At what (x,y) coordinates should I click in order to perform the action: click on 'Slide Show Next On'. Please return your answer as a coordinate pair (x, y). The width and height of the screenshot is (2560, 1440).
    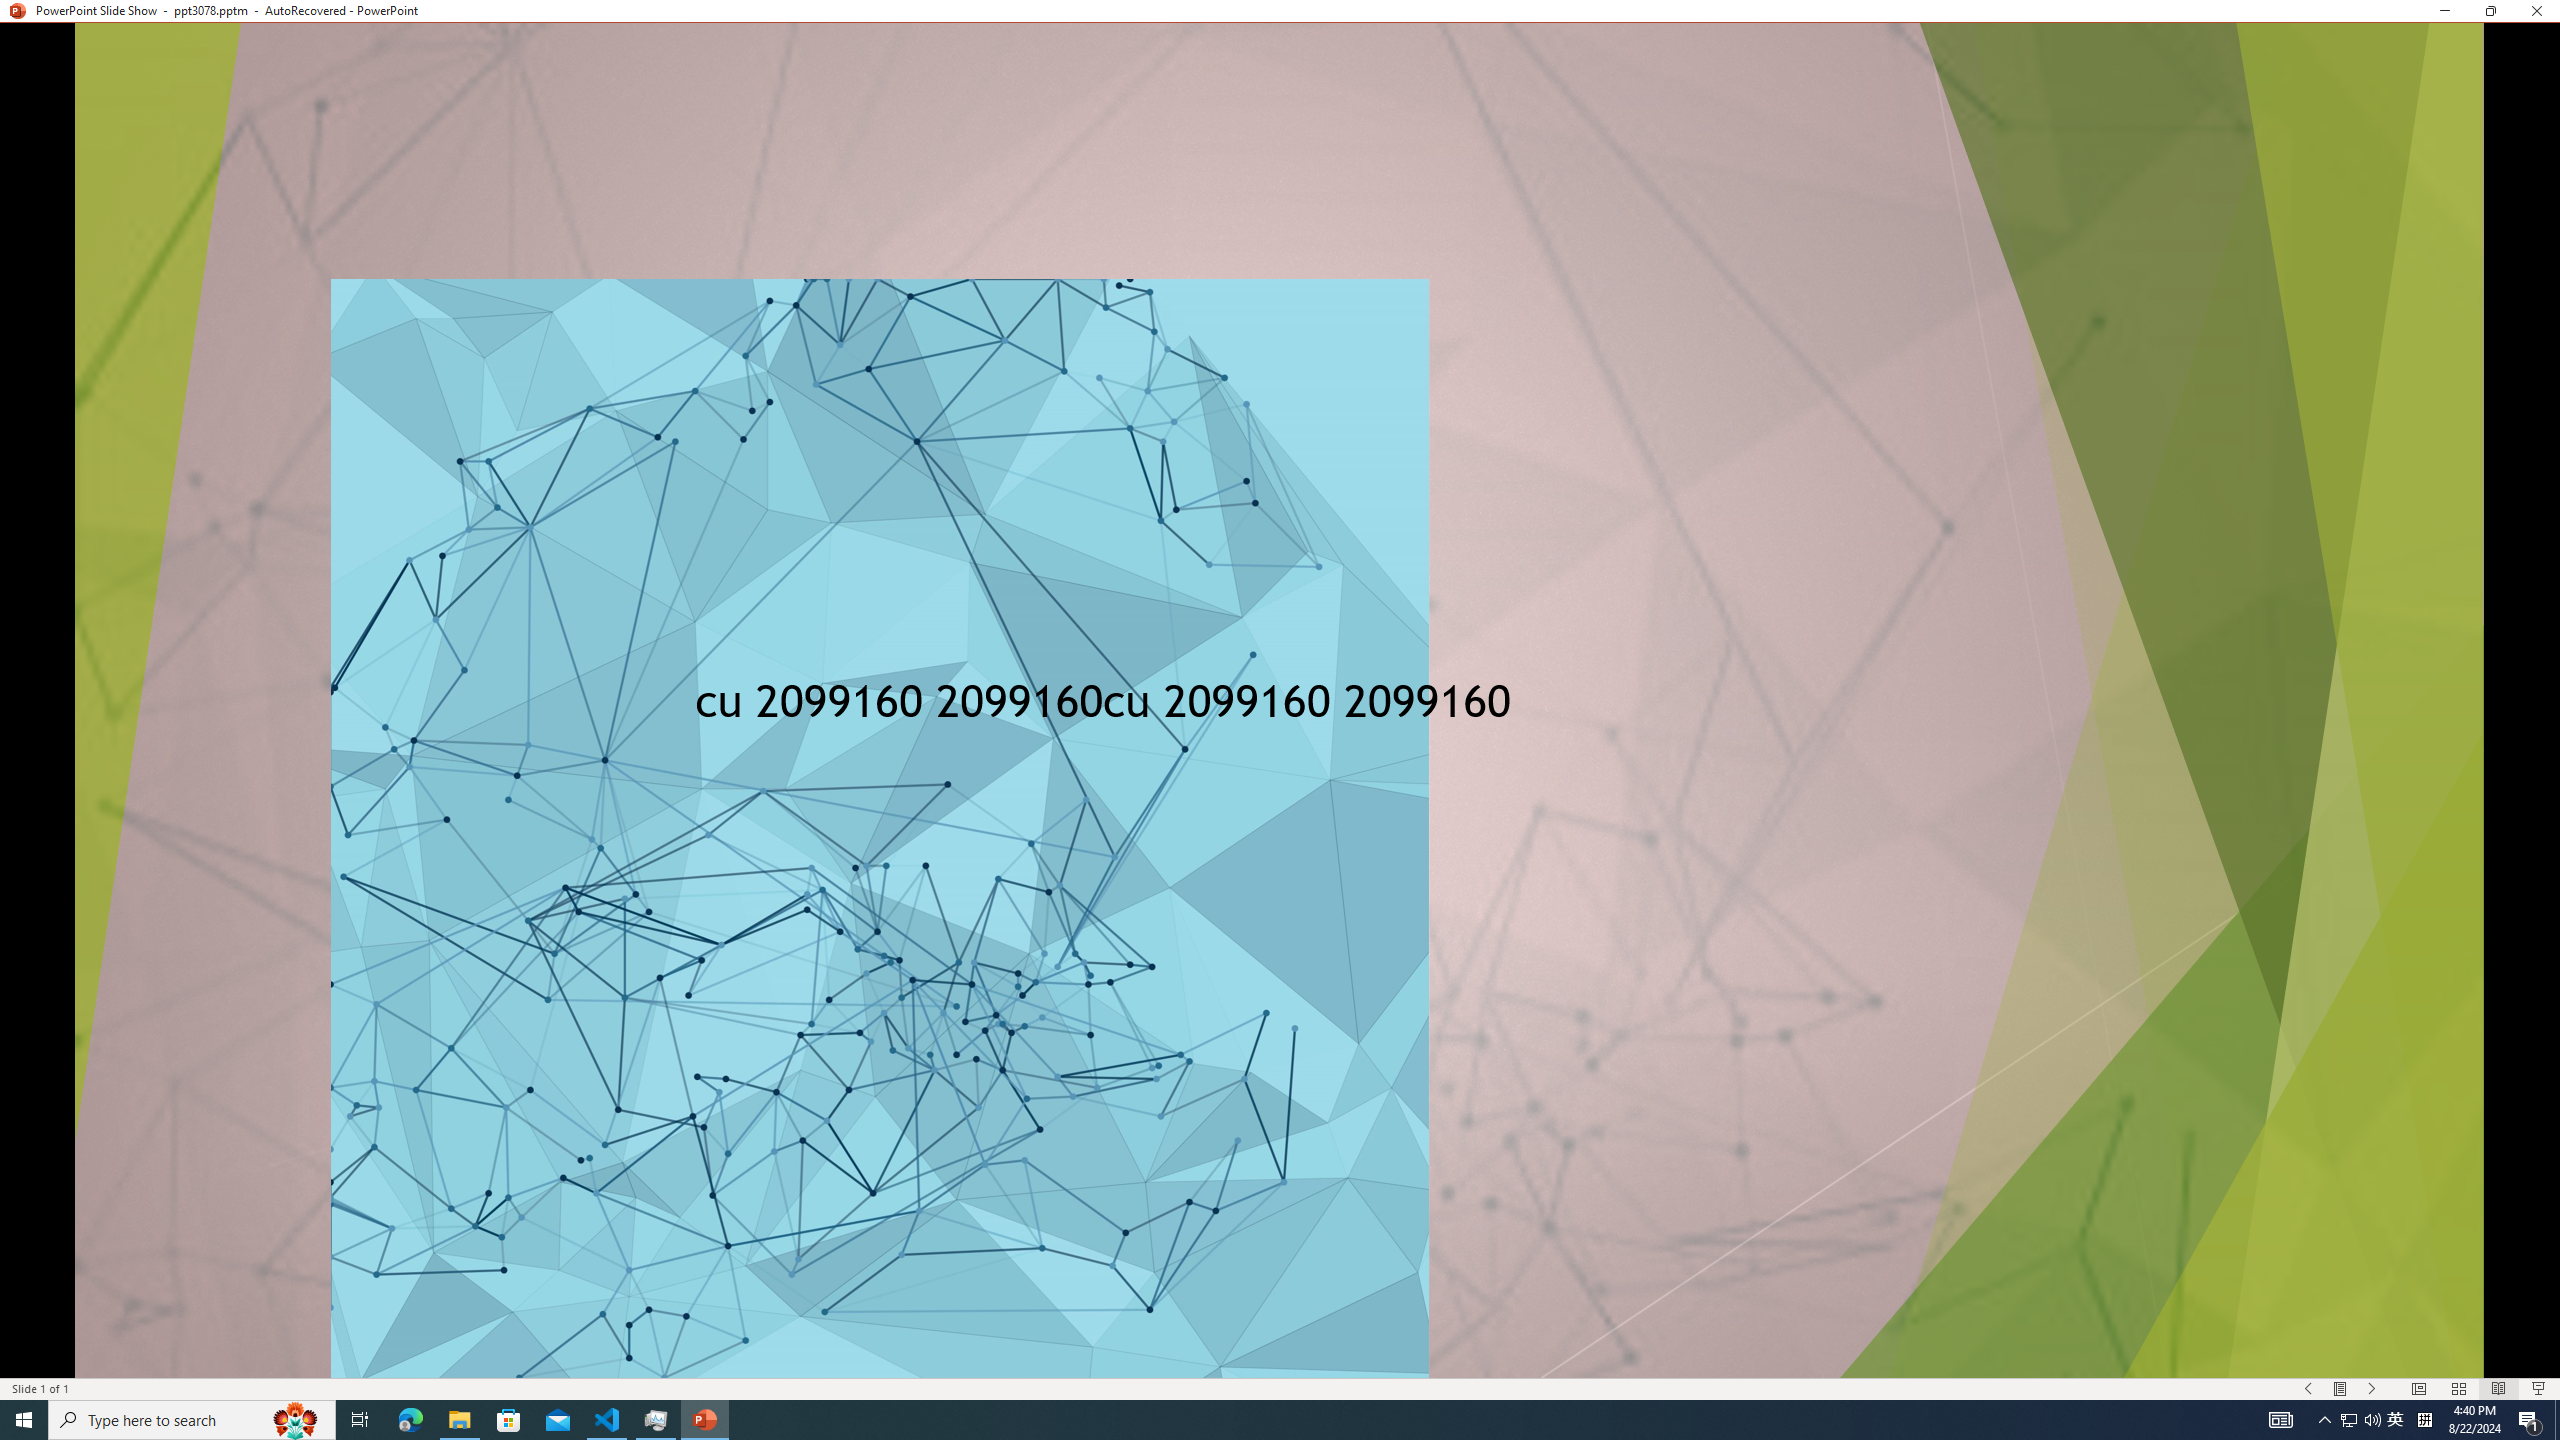
    Looking at the image, I should click on (2372, 1389).